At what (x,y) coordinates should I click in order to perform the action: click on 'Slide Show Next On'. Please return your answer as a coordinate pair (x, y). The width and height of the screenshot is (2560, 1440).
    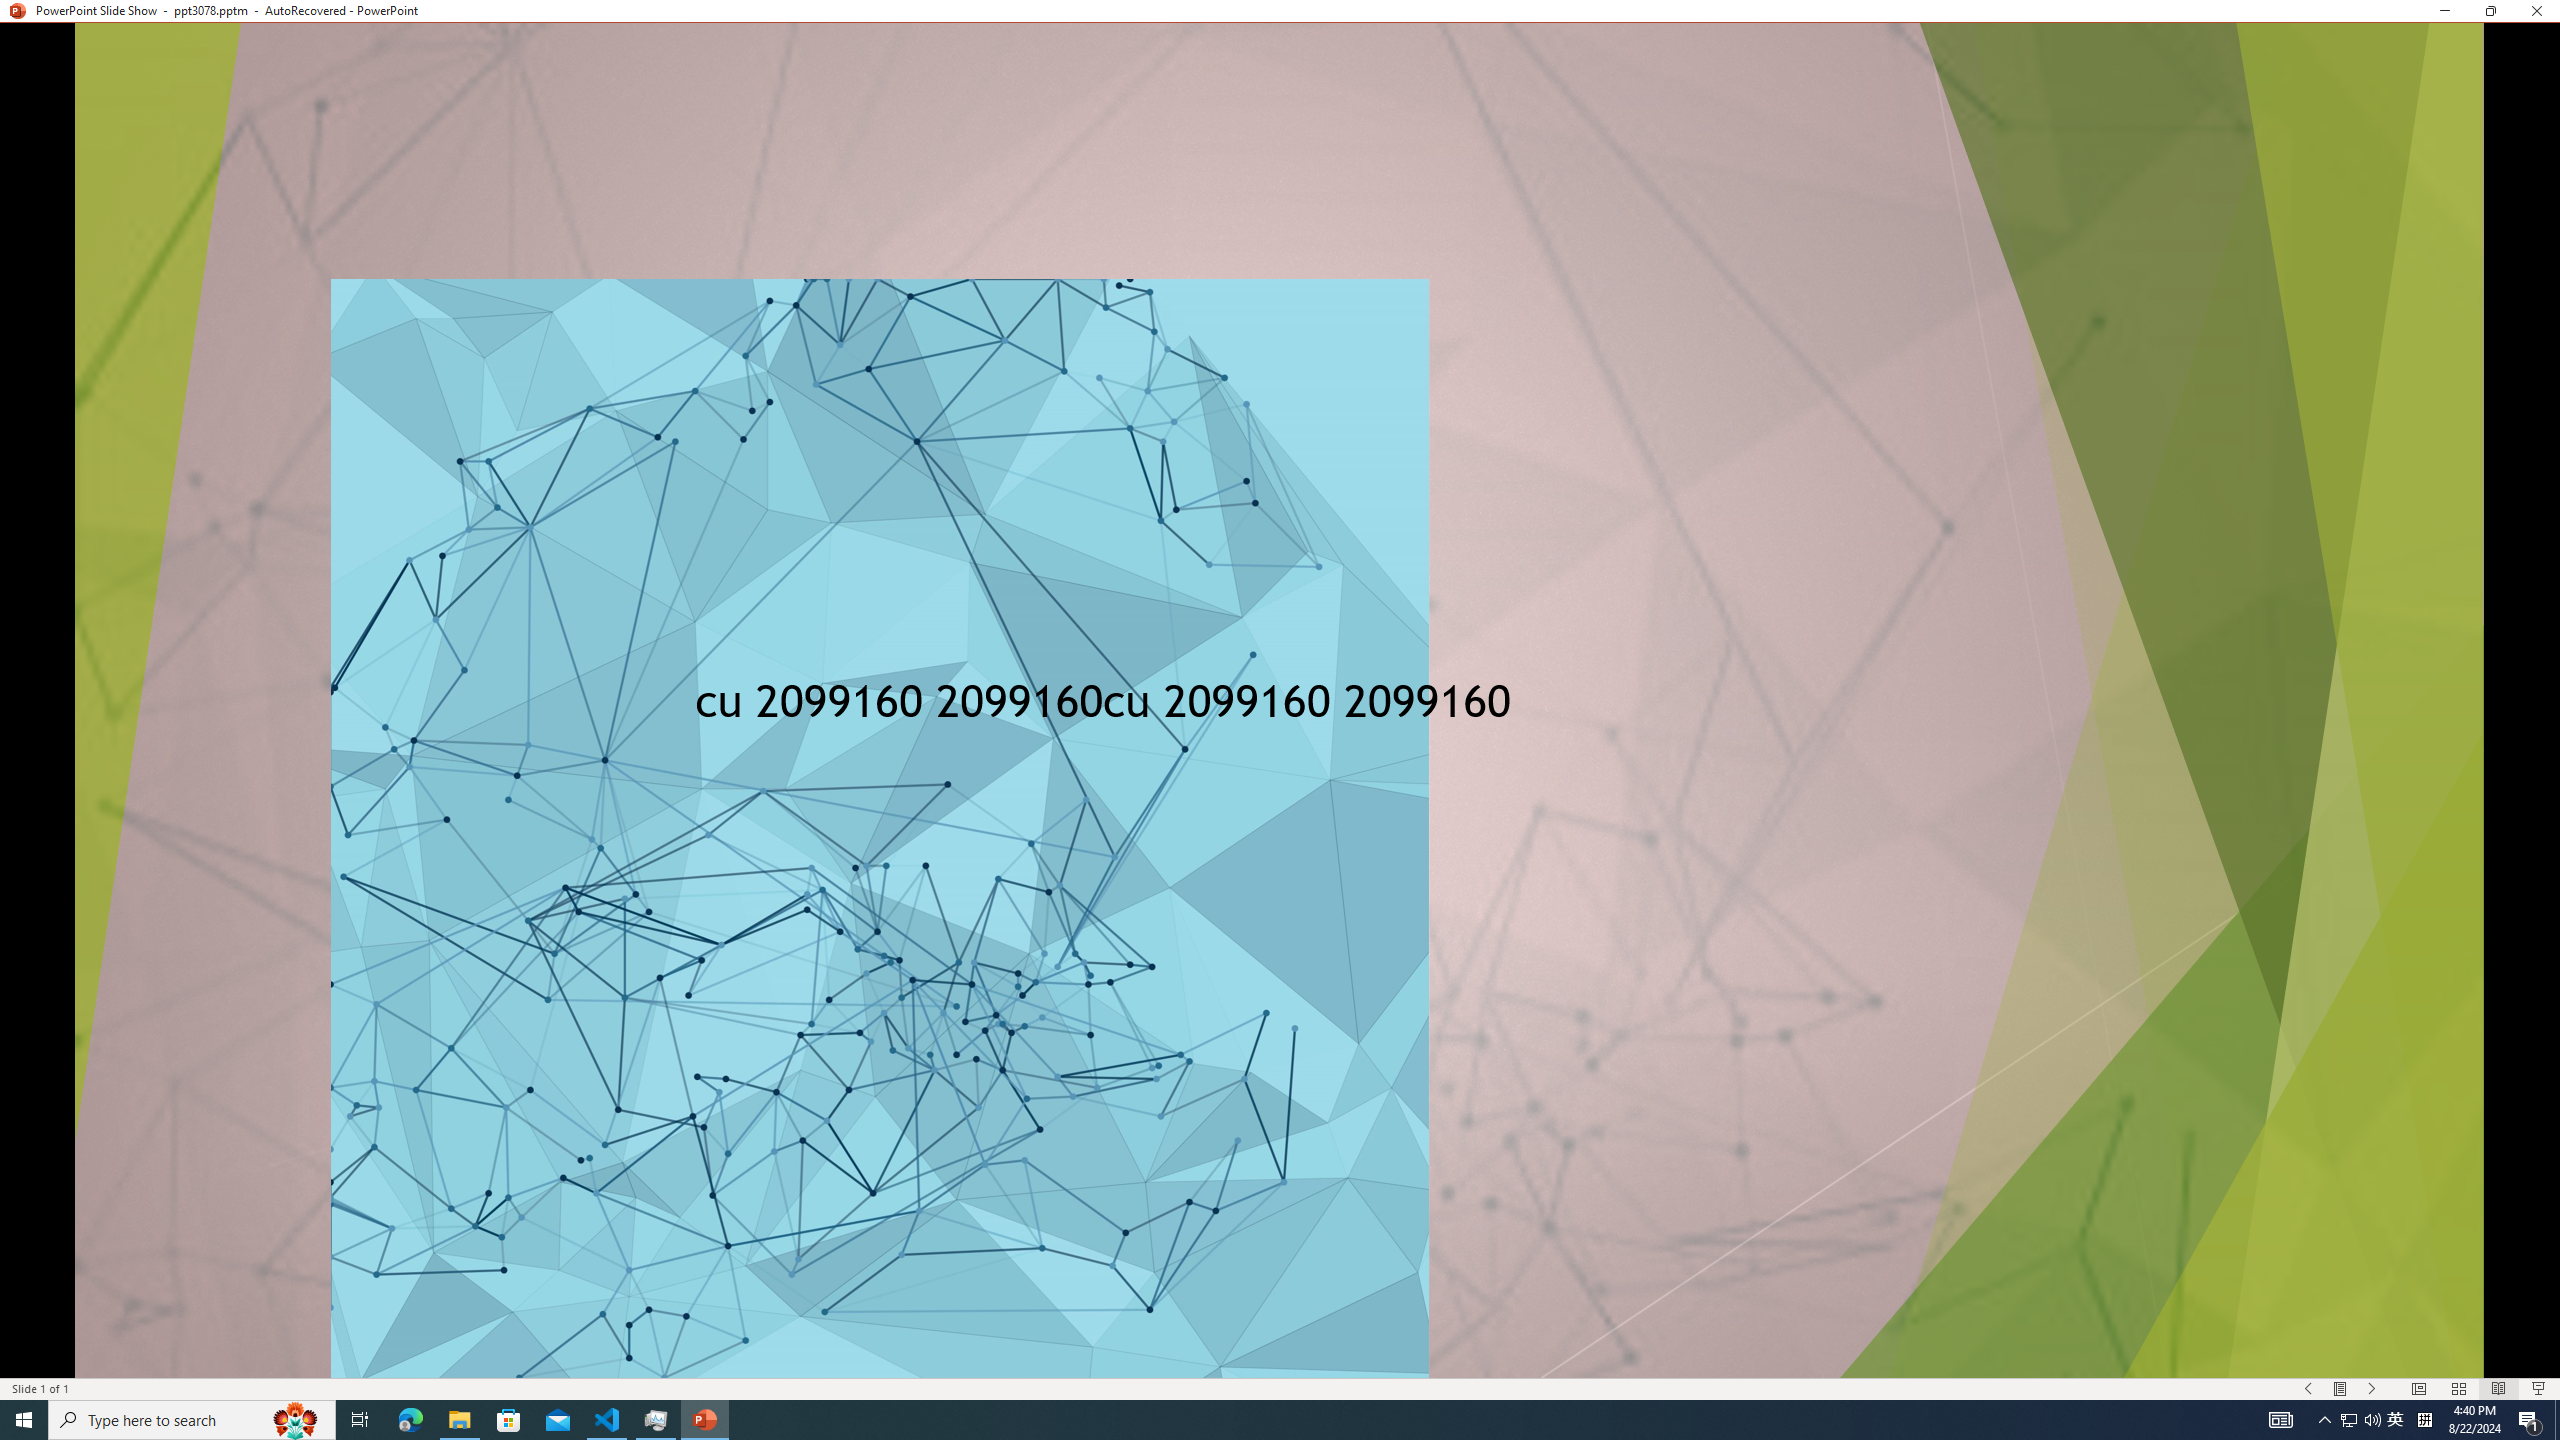
    Looking at the image, I should click on (2372, 1389).